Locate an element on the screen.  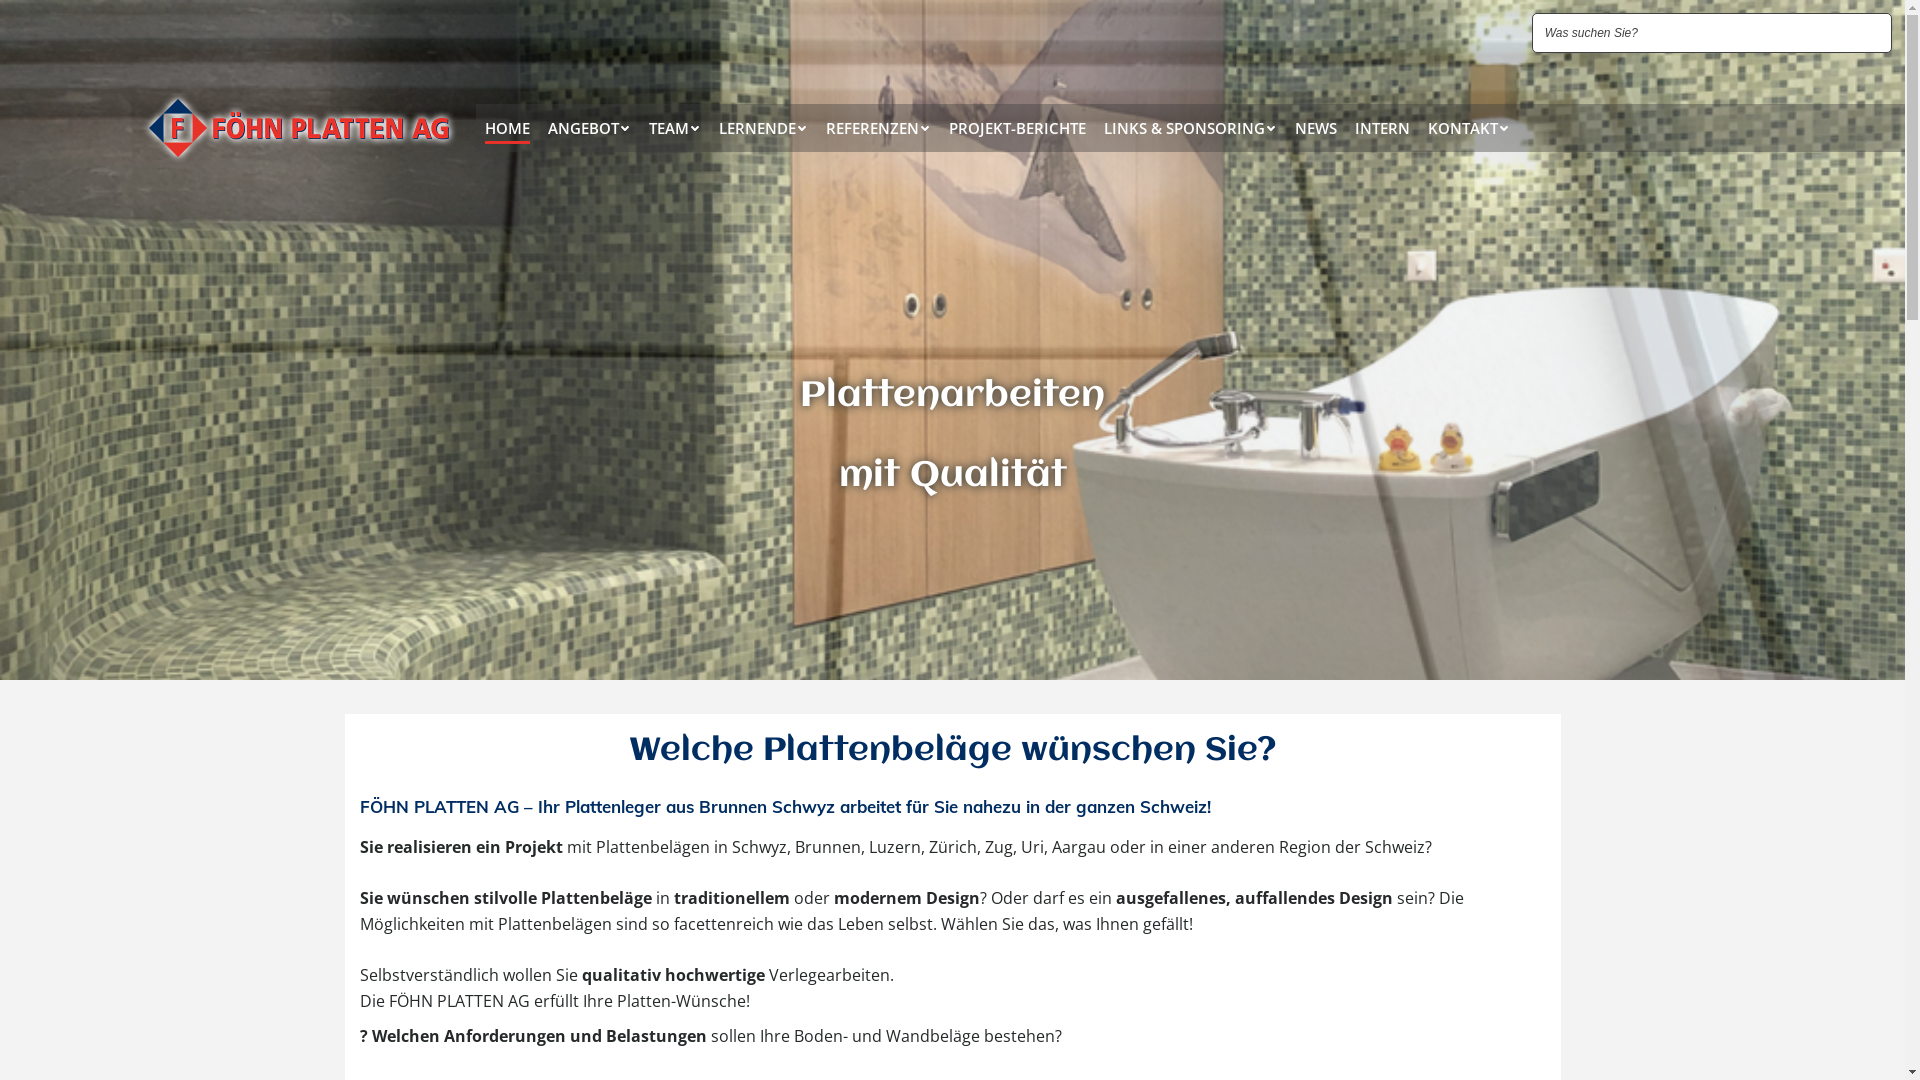
'TEAM' is located at coordinates (675, 128).